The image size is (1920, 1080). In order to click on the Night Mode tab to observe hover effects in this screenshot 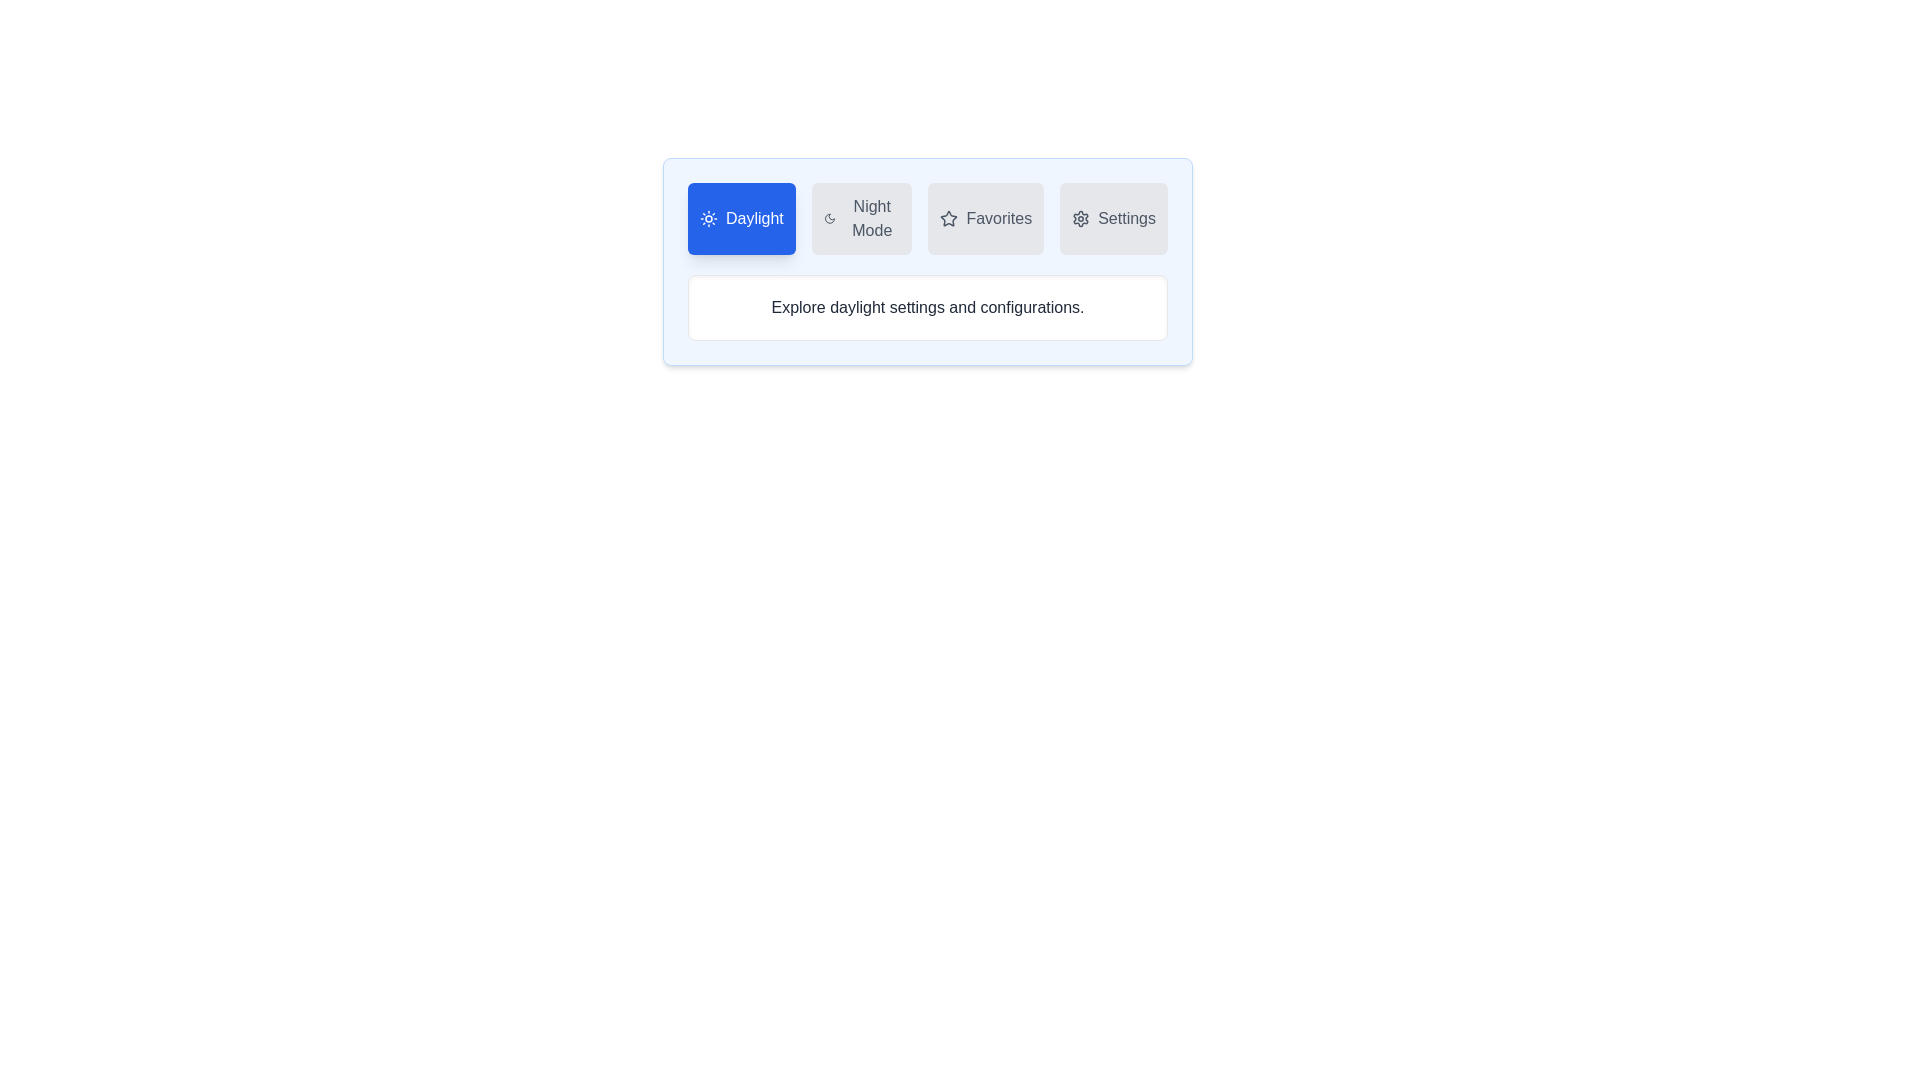, I will do `click(862, 219)`.